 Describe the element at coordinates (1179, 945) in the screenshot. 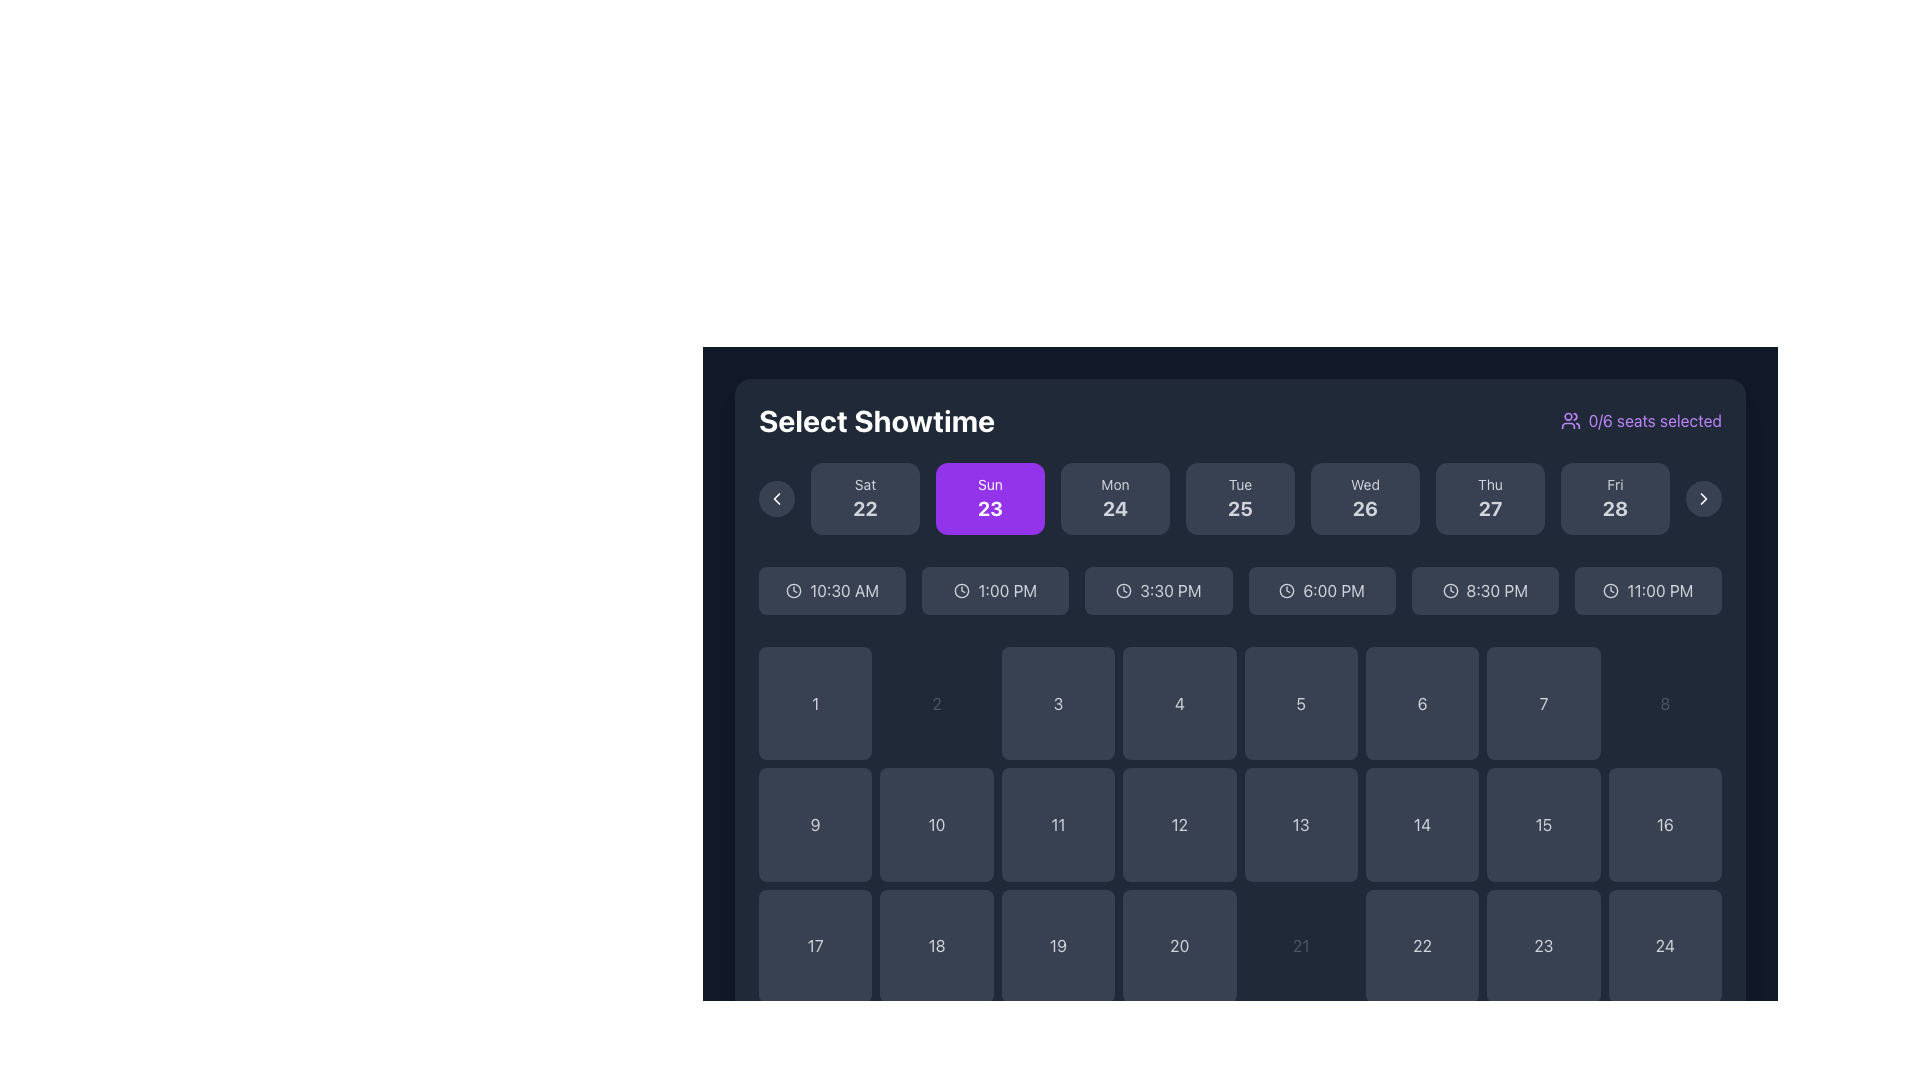

I see `the button labeled '20' located in the third row and fourth column of the grid` at that location.